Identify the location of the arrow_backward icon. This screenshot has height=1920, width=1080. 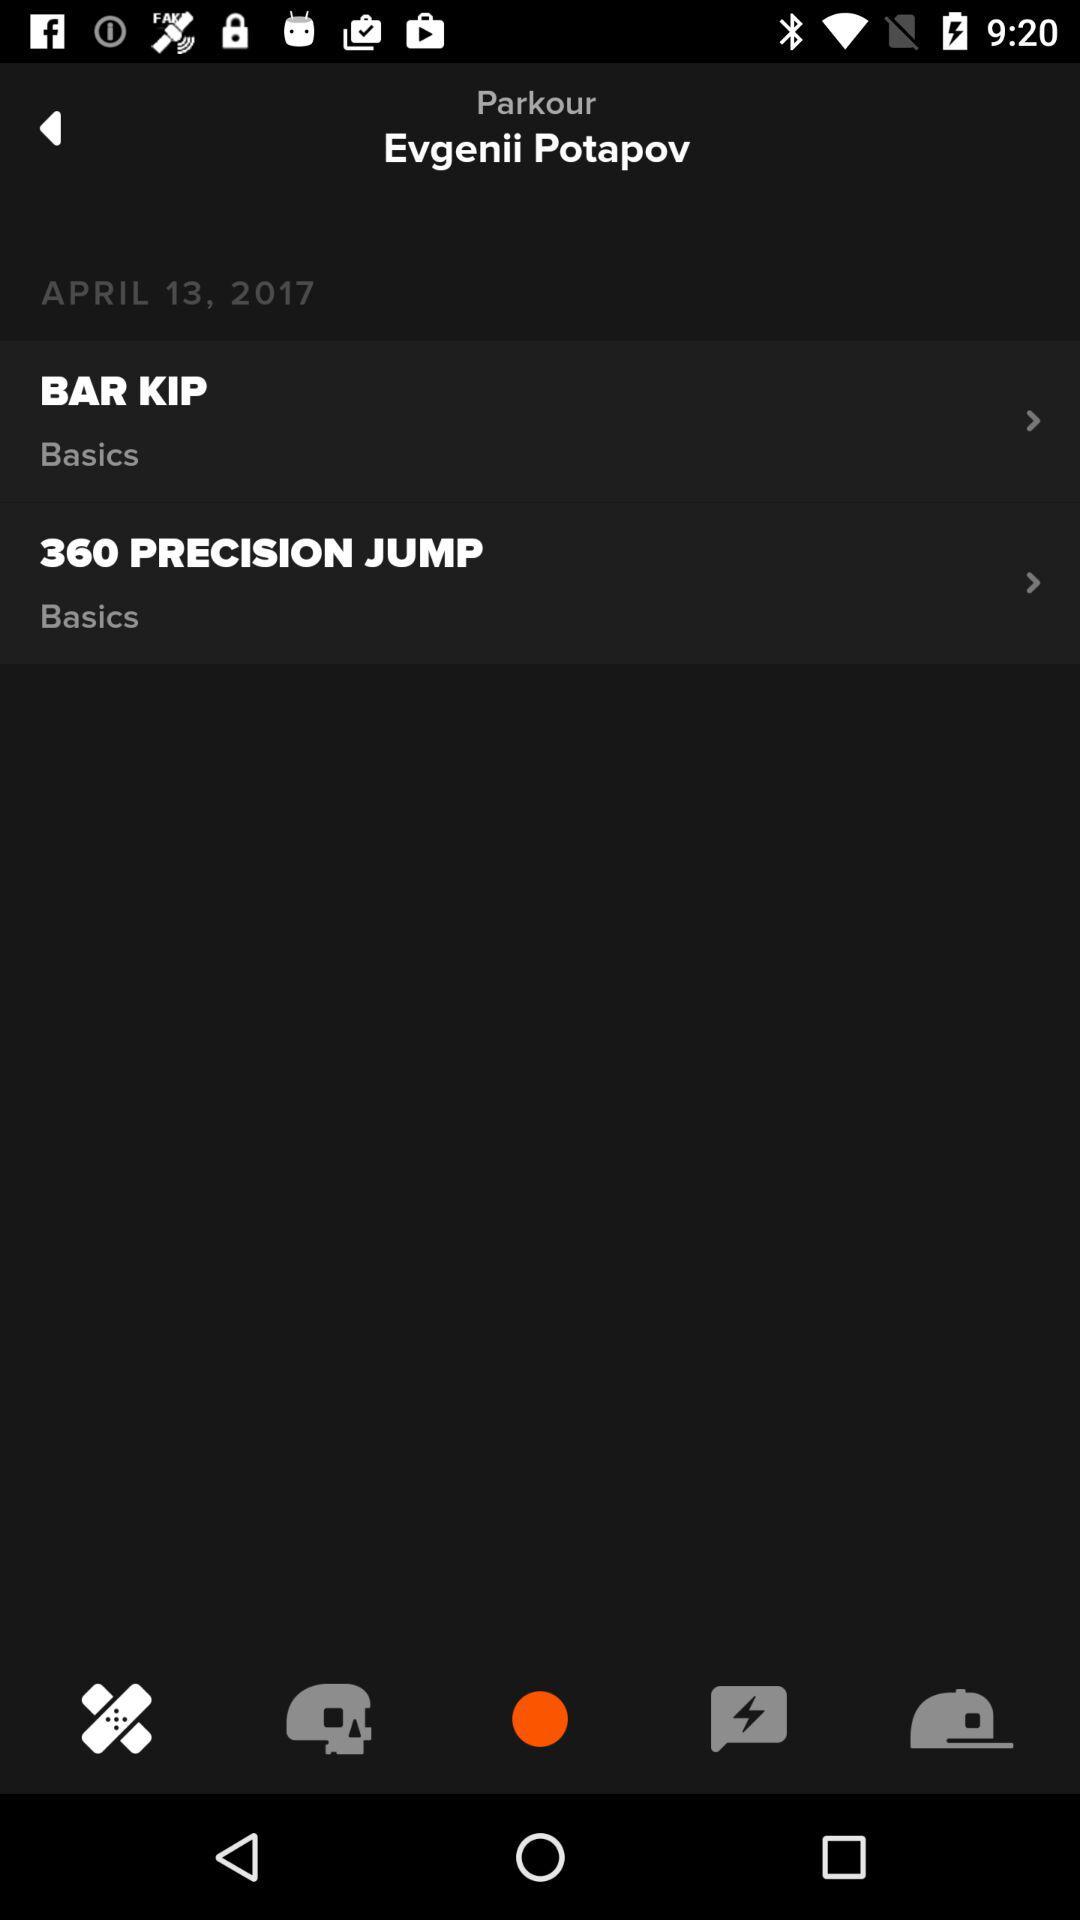
(49, 127).